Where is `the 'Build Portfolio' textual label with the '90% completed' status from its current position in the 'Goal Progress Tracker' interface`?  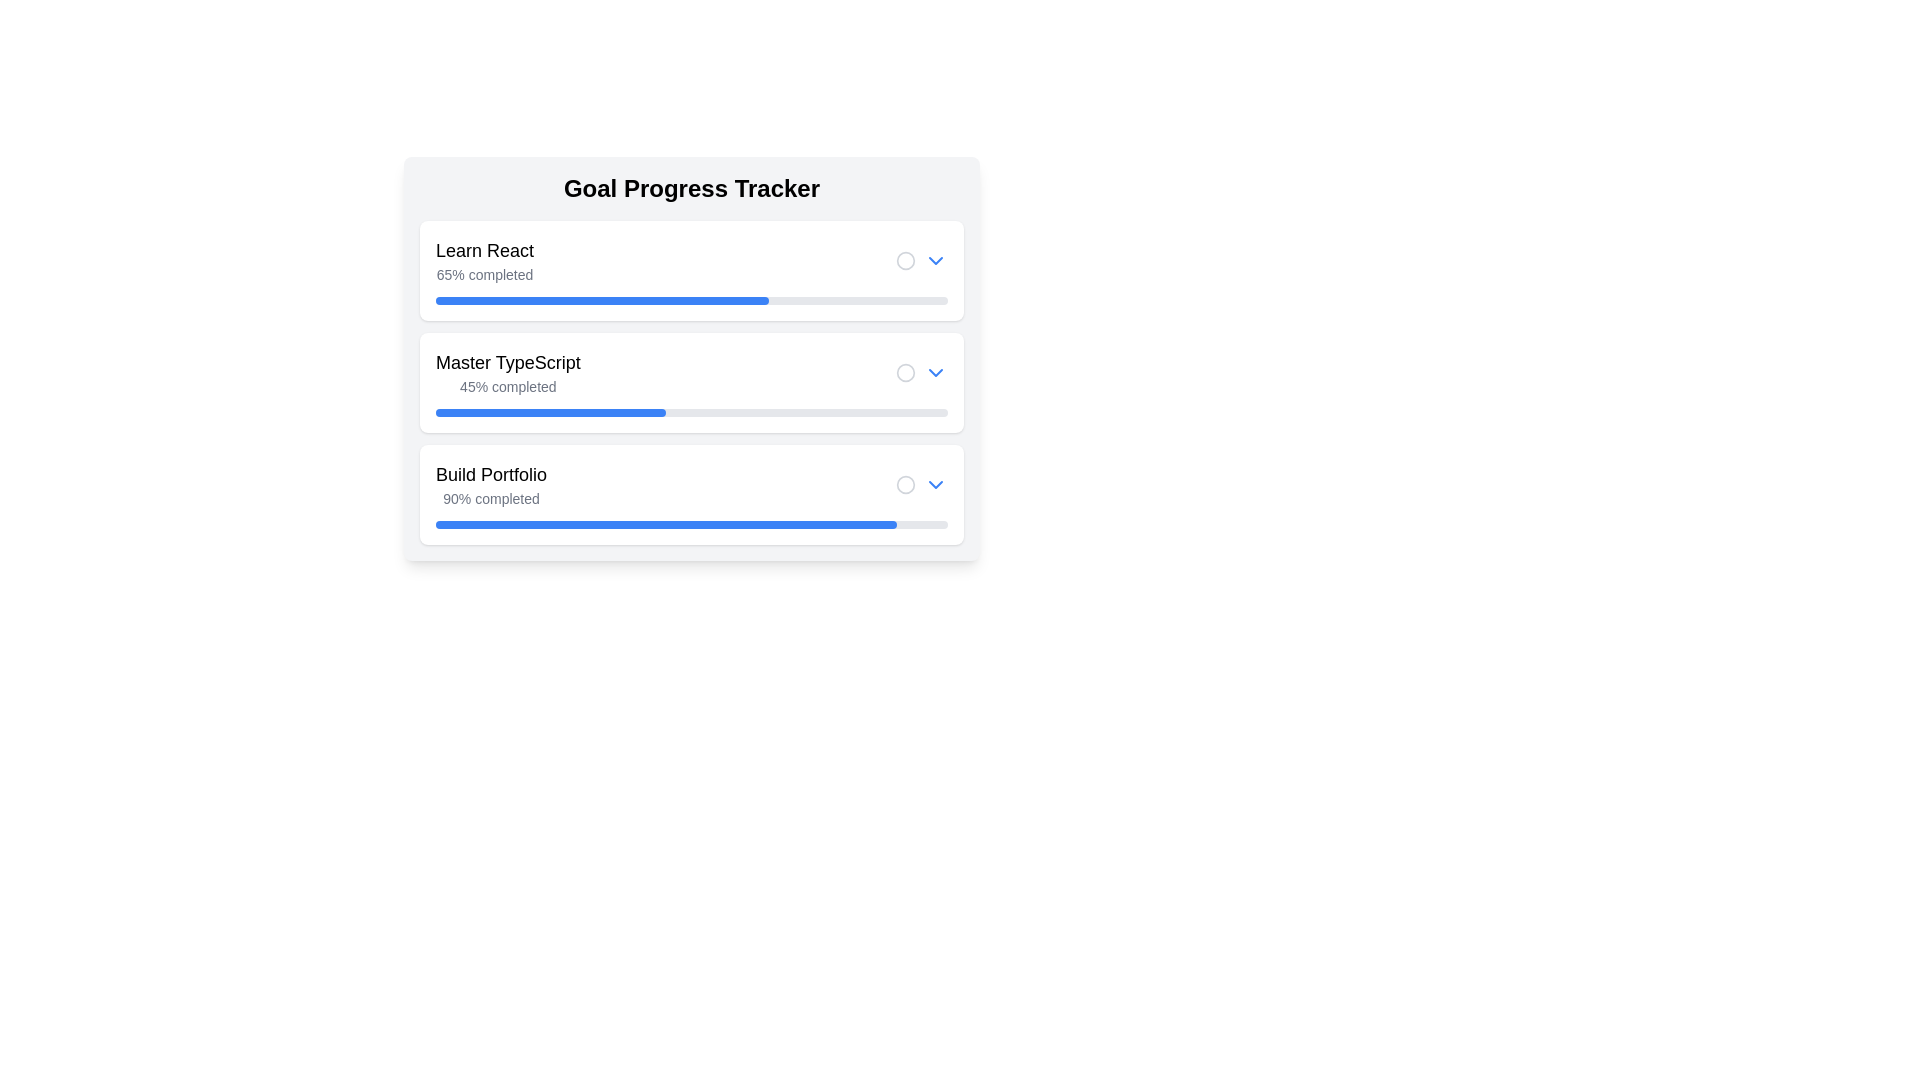 the 'Build Portfolio' textual label with the '90% completed' status from its current position in the 'Goal Progress Tracker' interface is located at coordinates (491, 485).